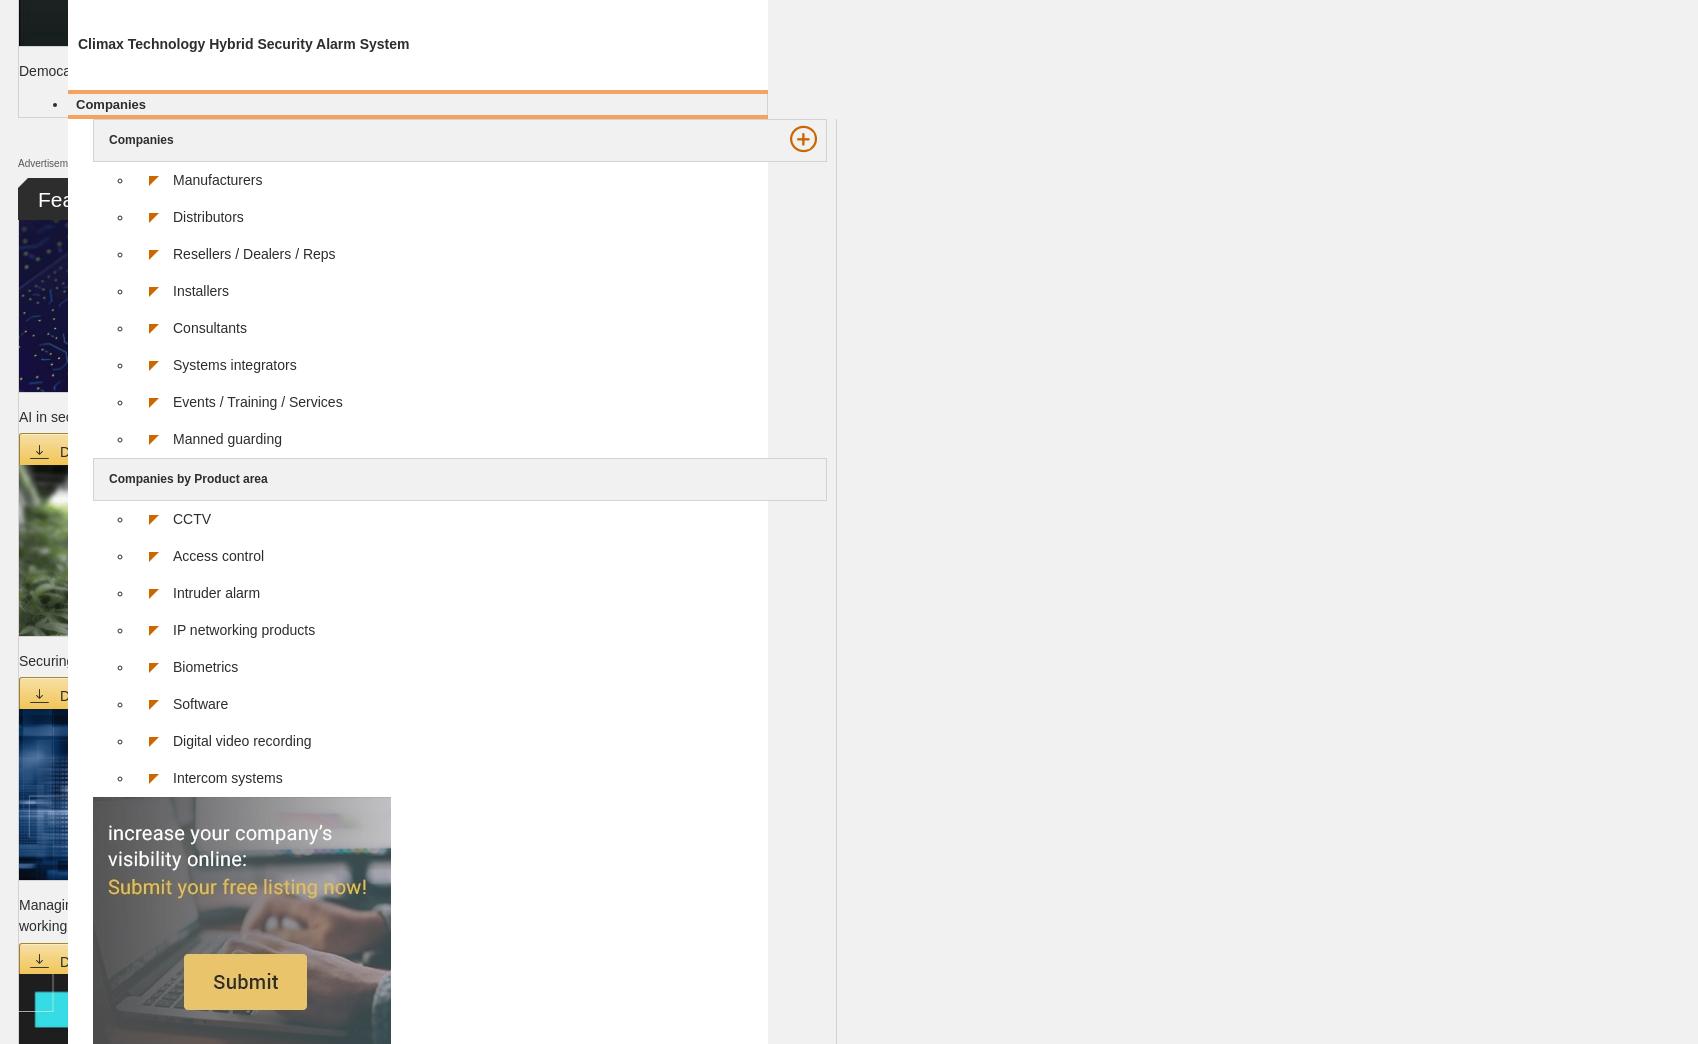 The height and width of the screenshot is (1044, 1698). What do you see at coordinates (173, 436) in the screenshot?
I see `'Manned guarding'` at bounding box center [173, 436].